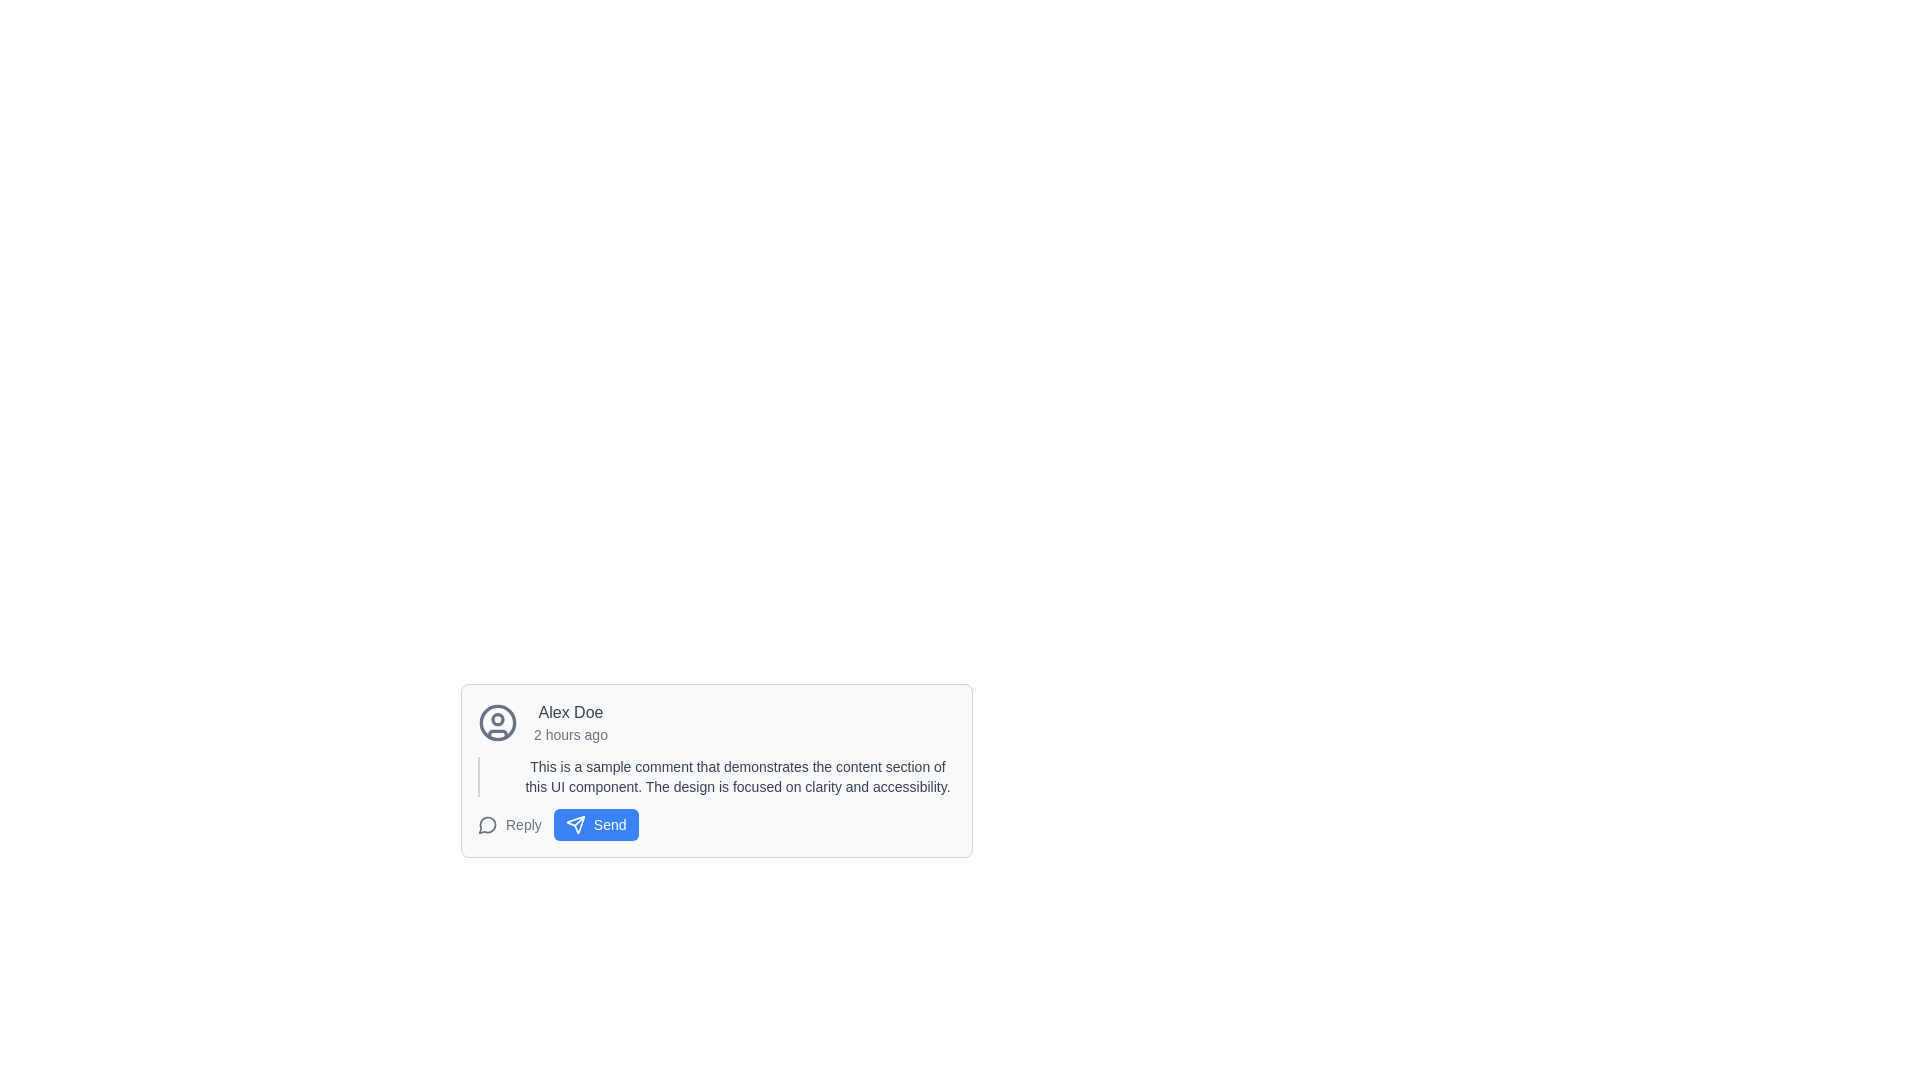 Image resolution: width=1920 pixels, height=1080 pixels. Describe the element at coordinates (570, 712) in the screenshot. I see `the static text label that displays the username of the commenter, positioned in the upper-left corner of the comment block, above the timestamp '2 hours ago' and aligned with the user avatar icon` at that location.